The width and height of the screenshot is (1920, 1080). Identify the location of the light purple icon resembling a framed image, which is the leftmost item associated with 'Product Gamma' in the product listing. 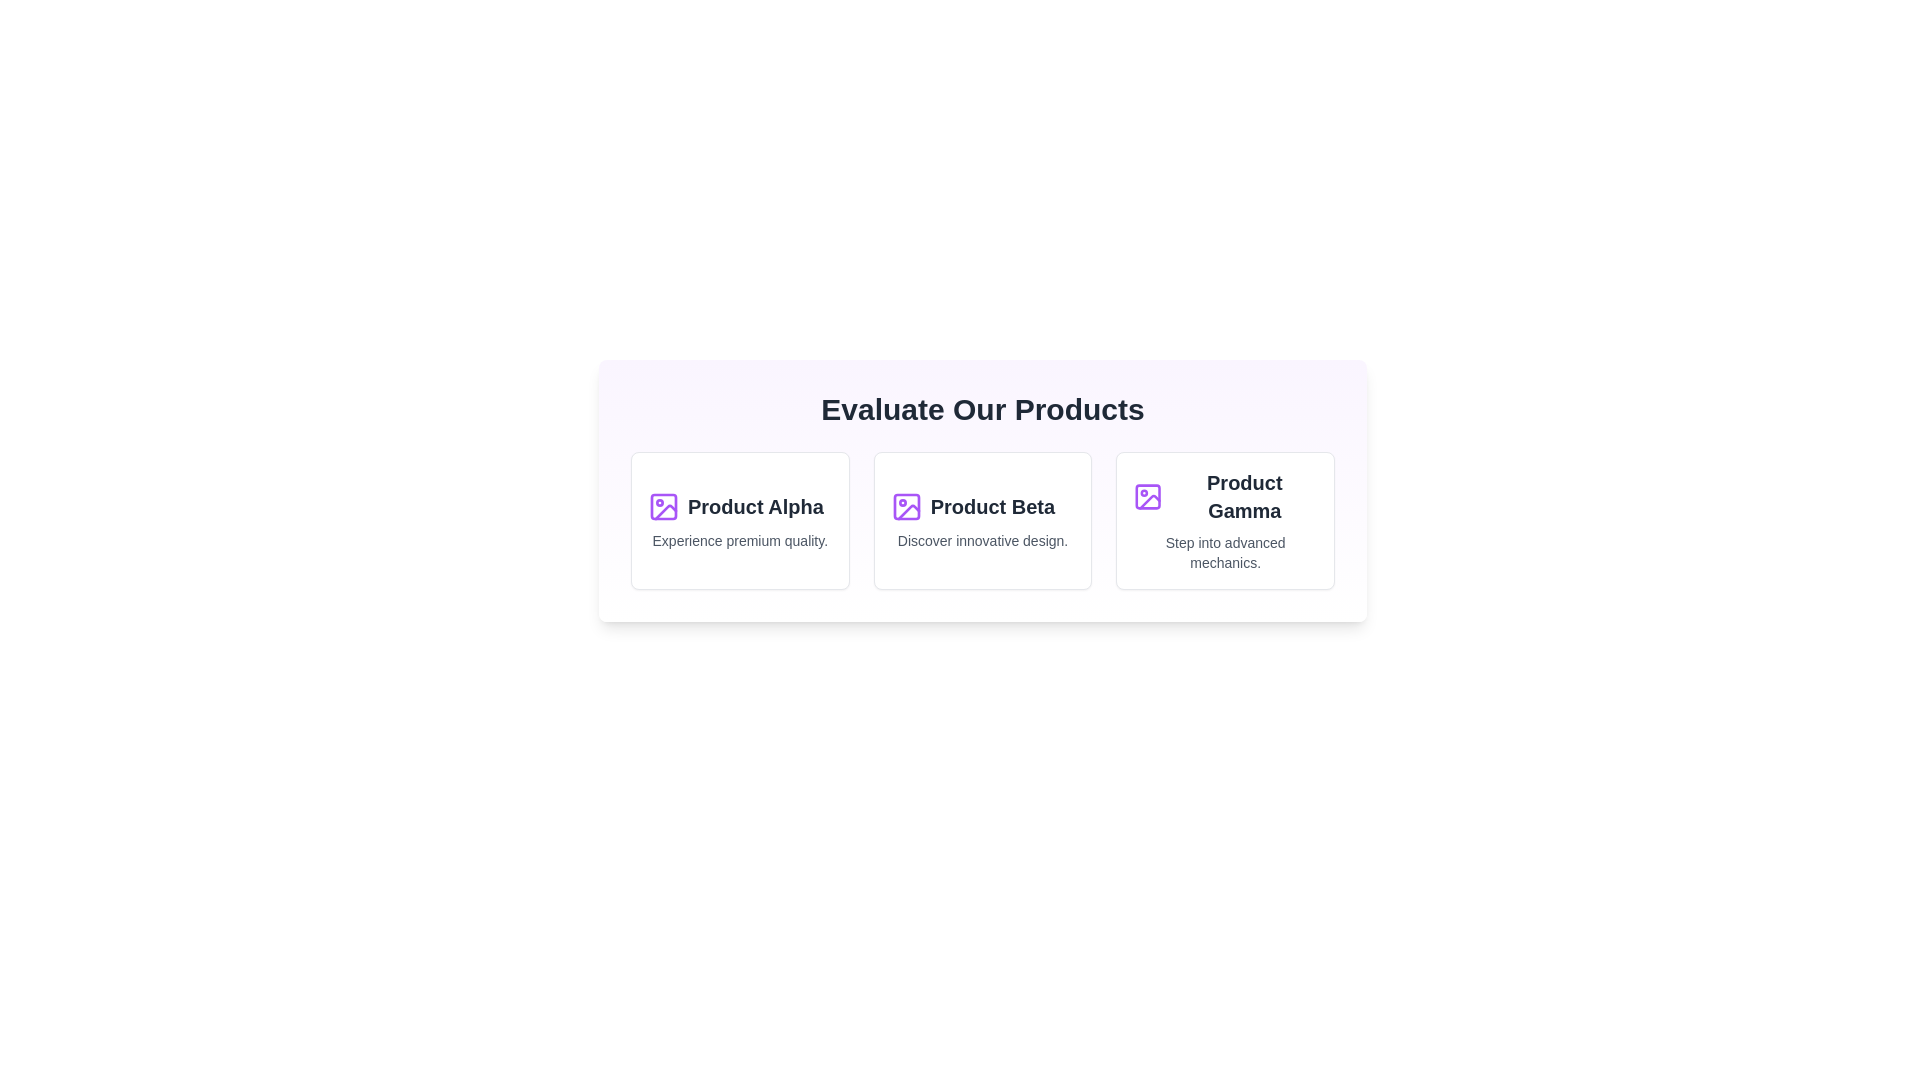
(1148, 496).